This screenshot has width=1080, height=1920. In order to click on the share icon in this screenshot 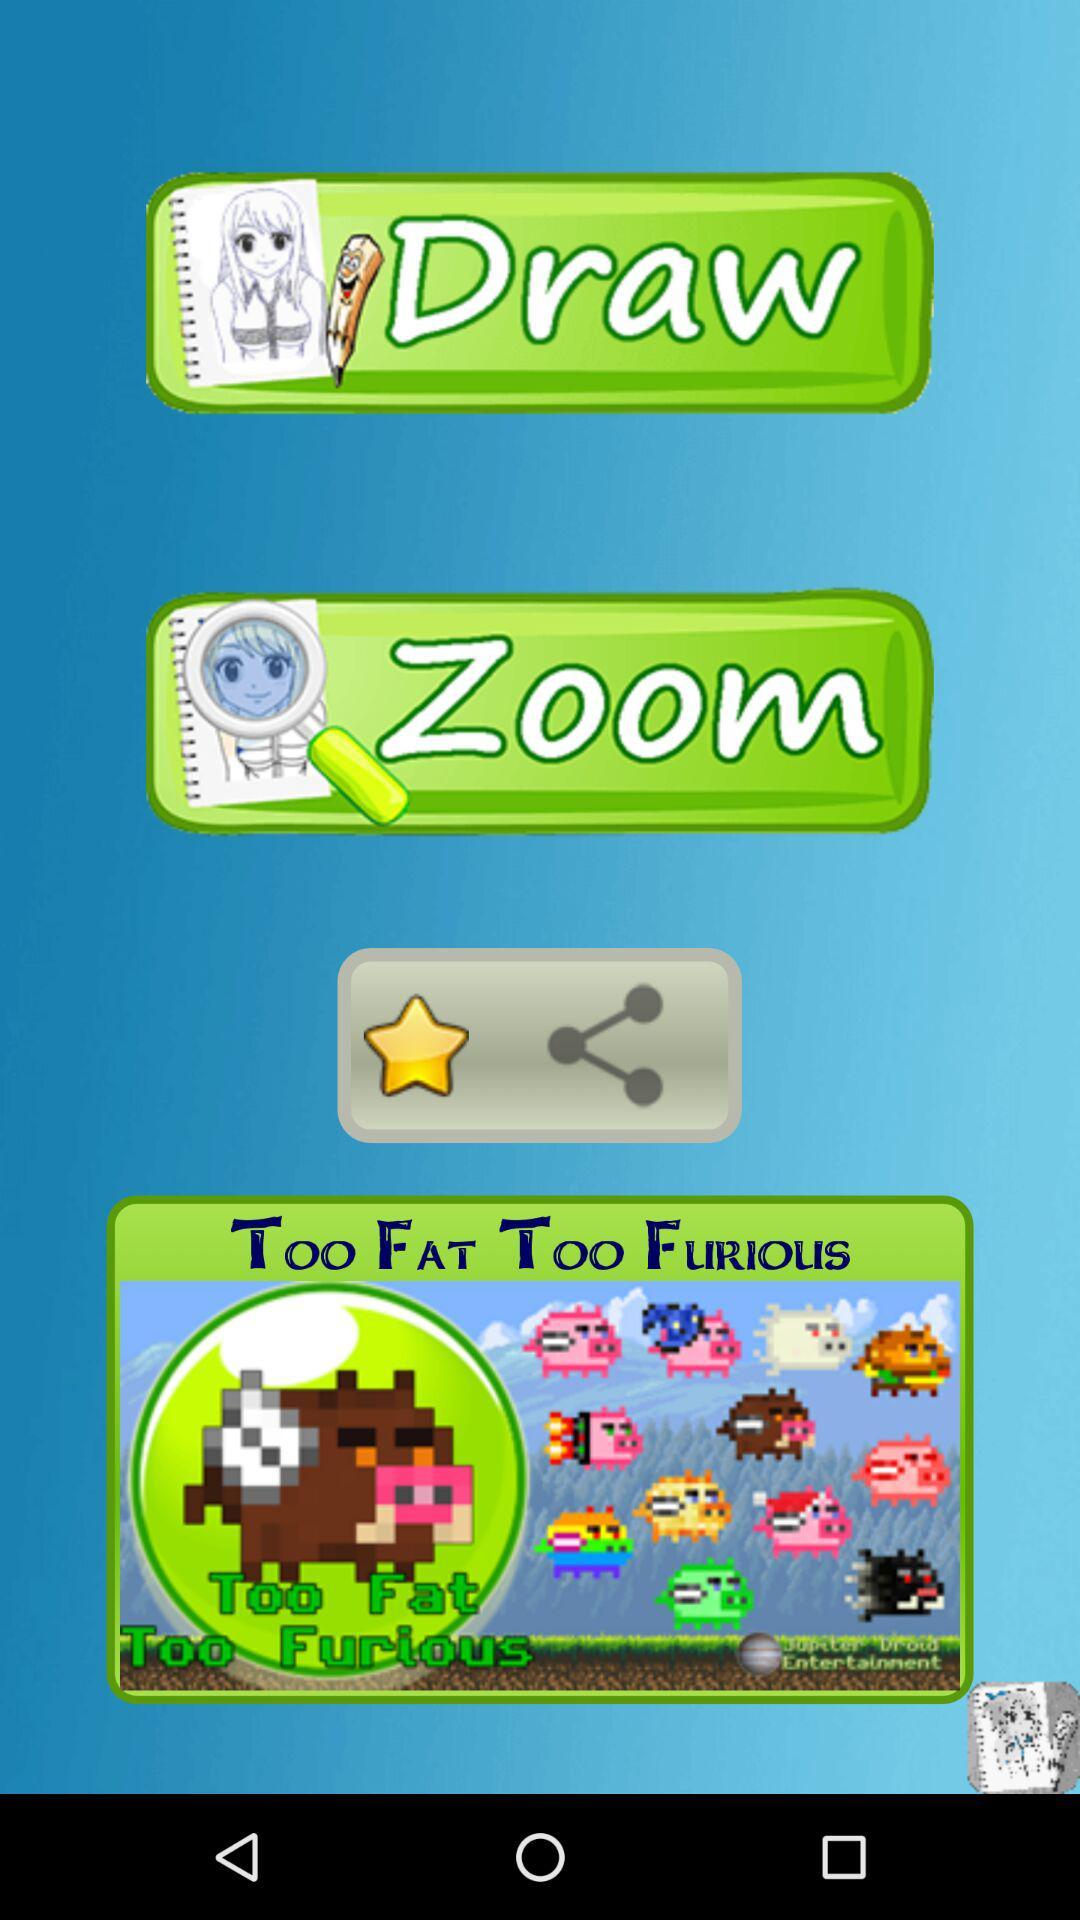, I will do `click(604, 1117)`.